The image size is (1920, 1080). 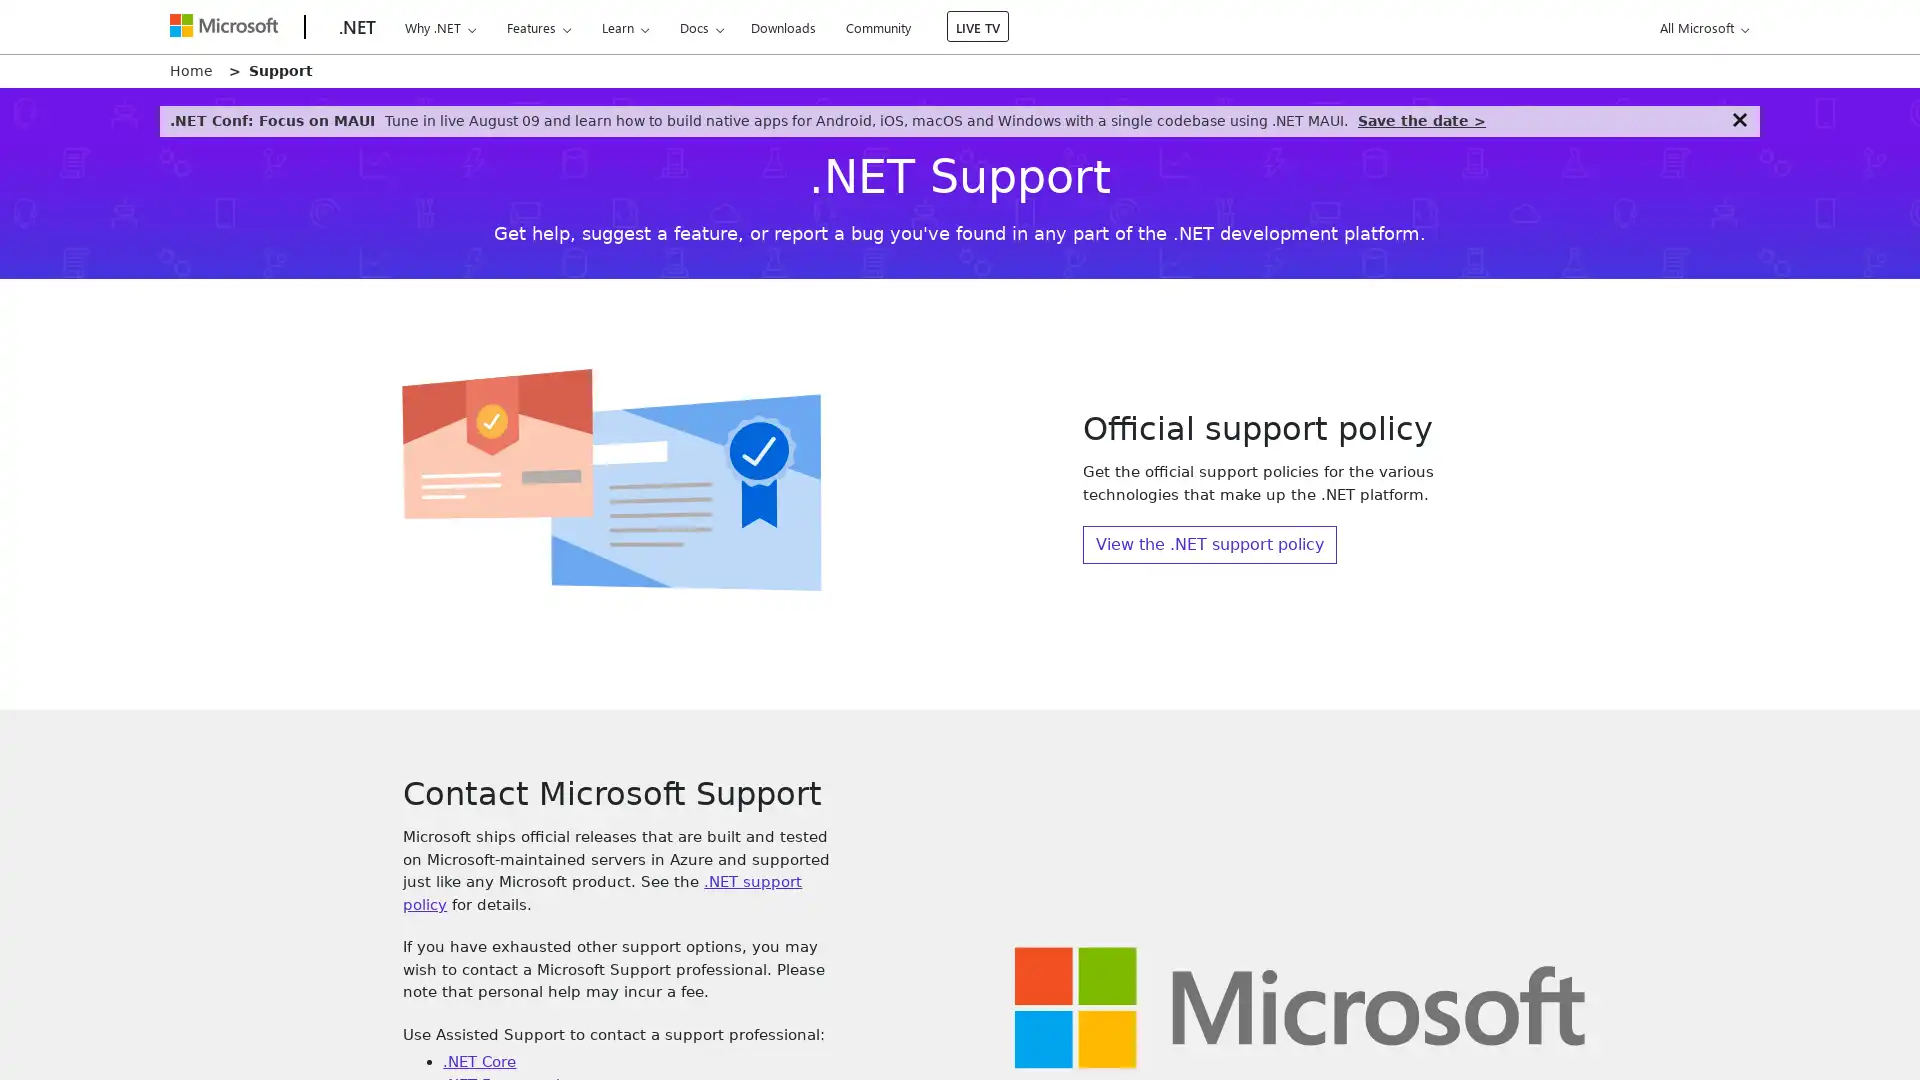 What do you see at coordinates (701, 27) in the screenshot?
I see `Docs` at bounding box center [701, 27].